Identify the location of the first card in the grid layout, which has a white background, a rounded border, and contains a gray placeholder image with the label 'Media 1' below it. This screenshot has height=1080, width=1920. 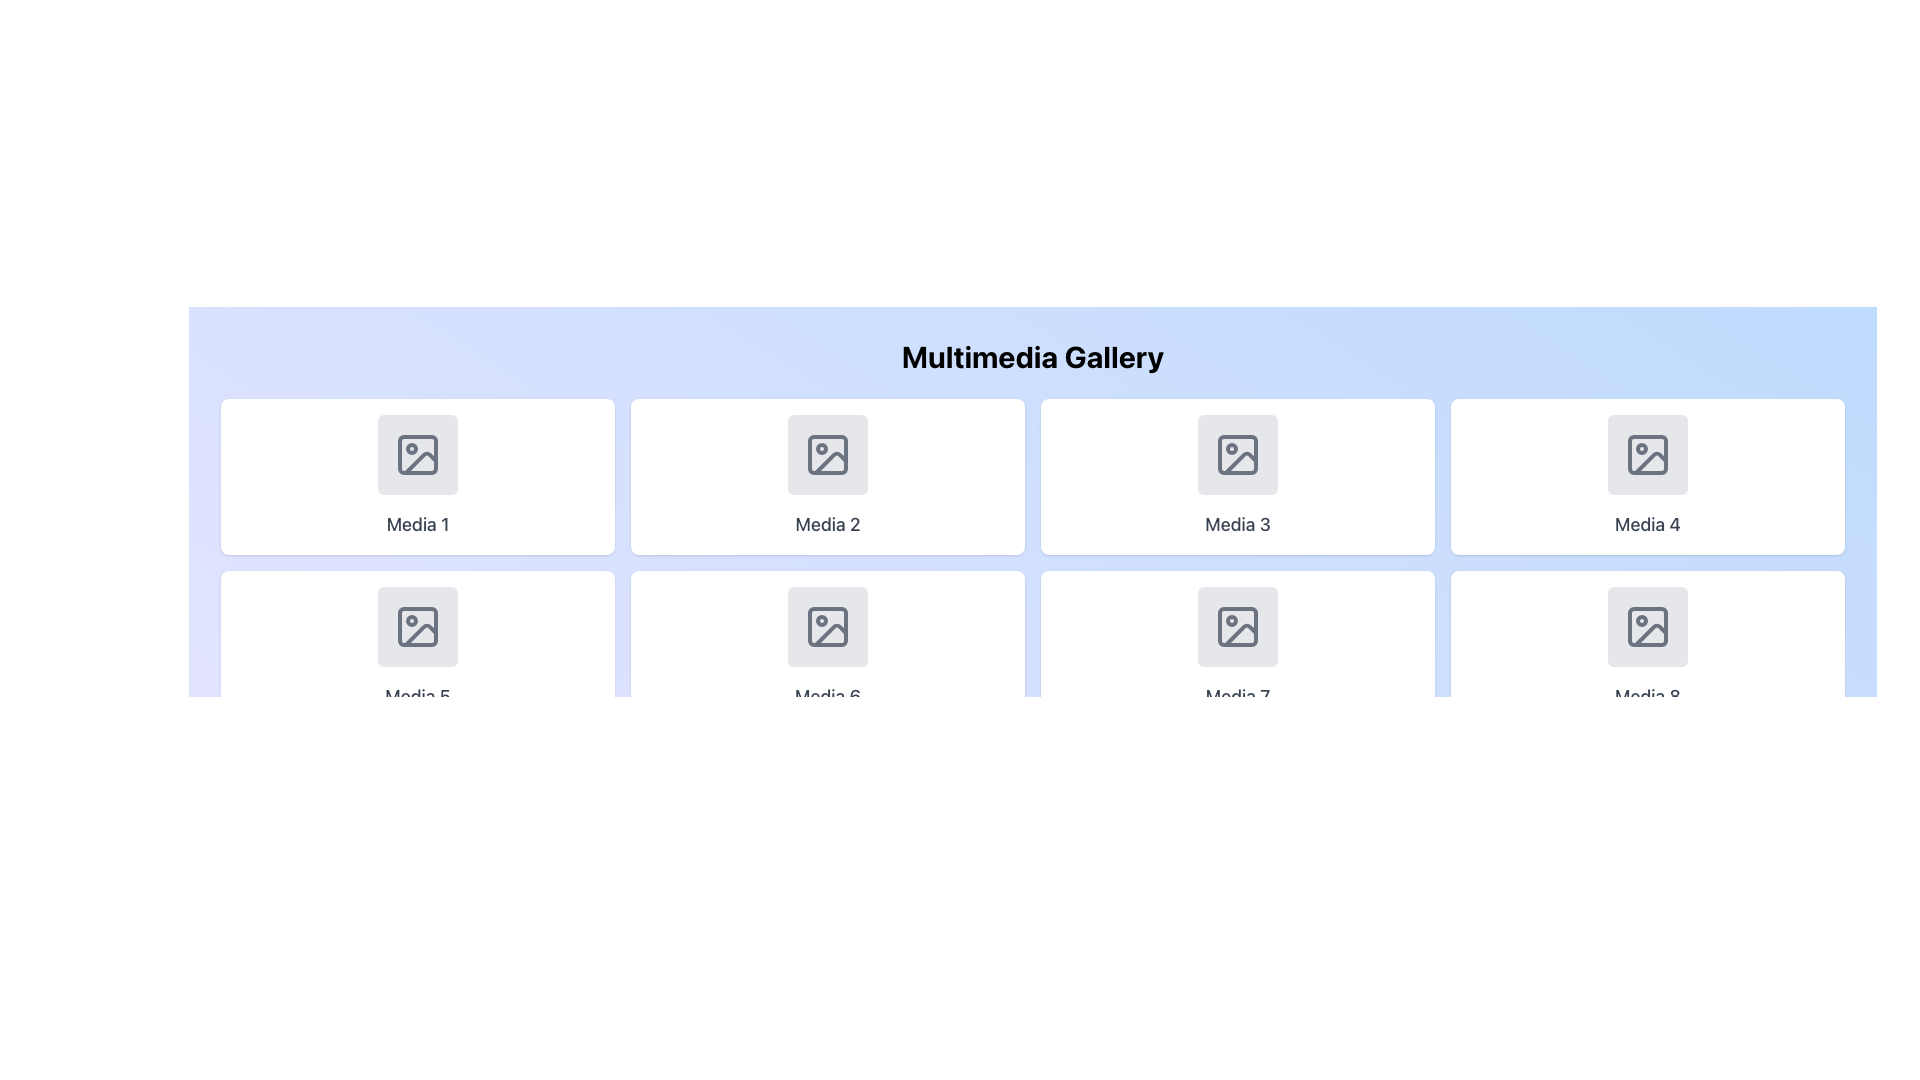
(416, 477).